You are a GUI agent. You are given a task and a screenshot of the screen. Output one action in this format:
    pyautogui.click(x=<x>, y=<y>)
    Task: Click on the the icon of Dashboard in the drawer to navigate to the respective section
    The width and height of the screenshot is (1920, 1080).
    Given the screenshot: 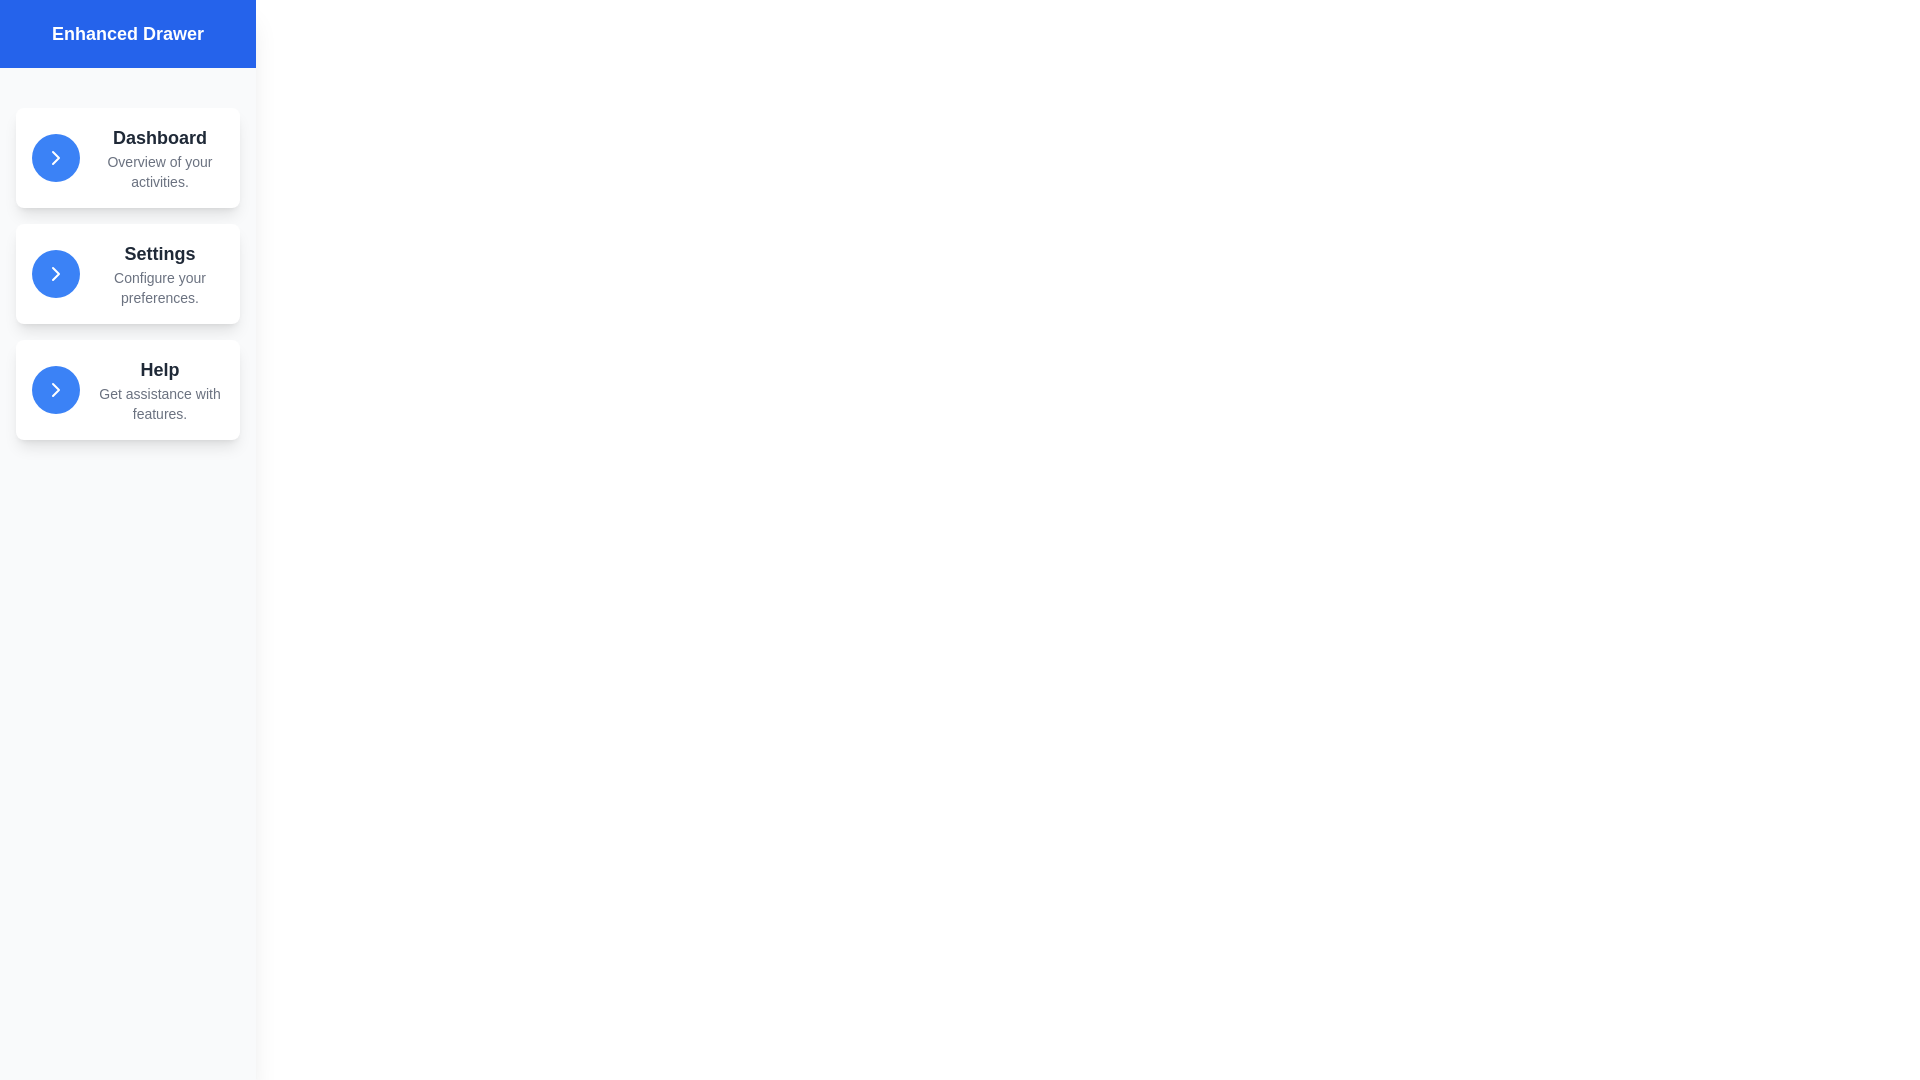 What is the action you would take?
    pyautogui.click(x=56, y=157)
    